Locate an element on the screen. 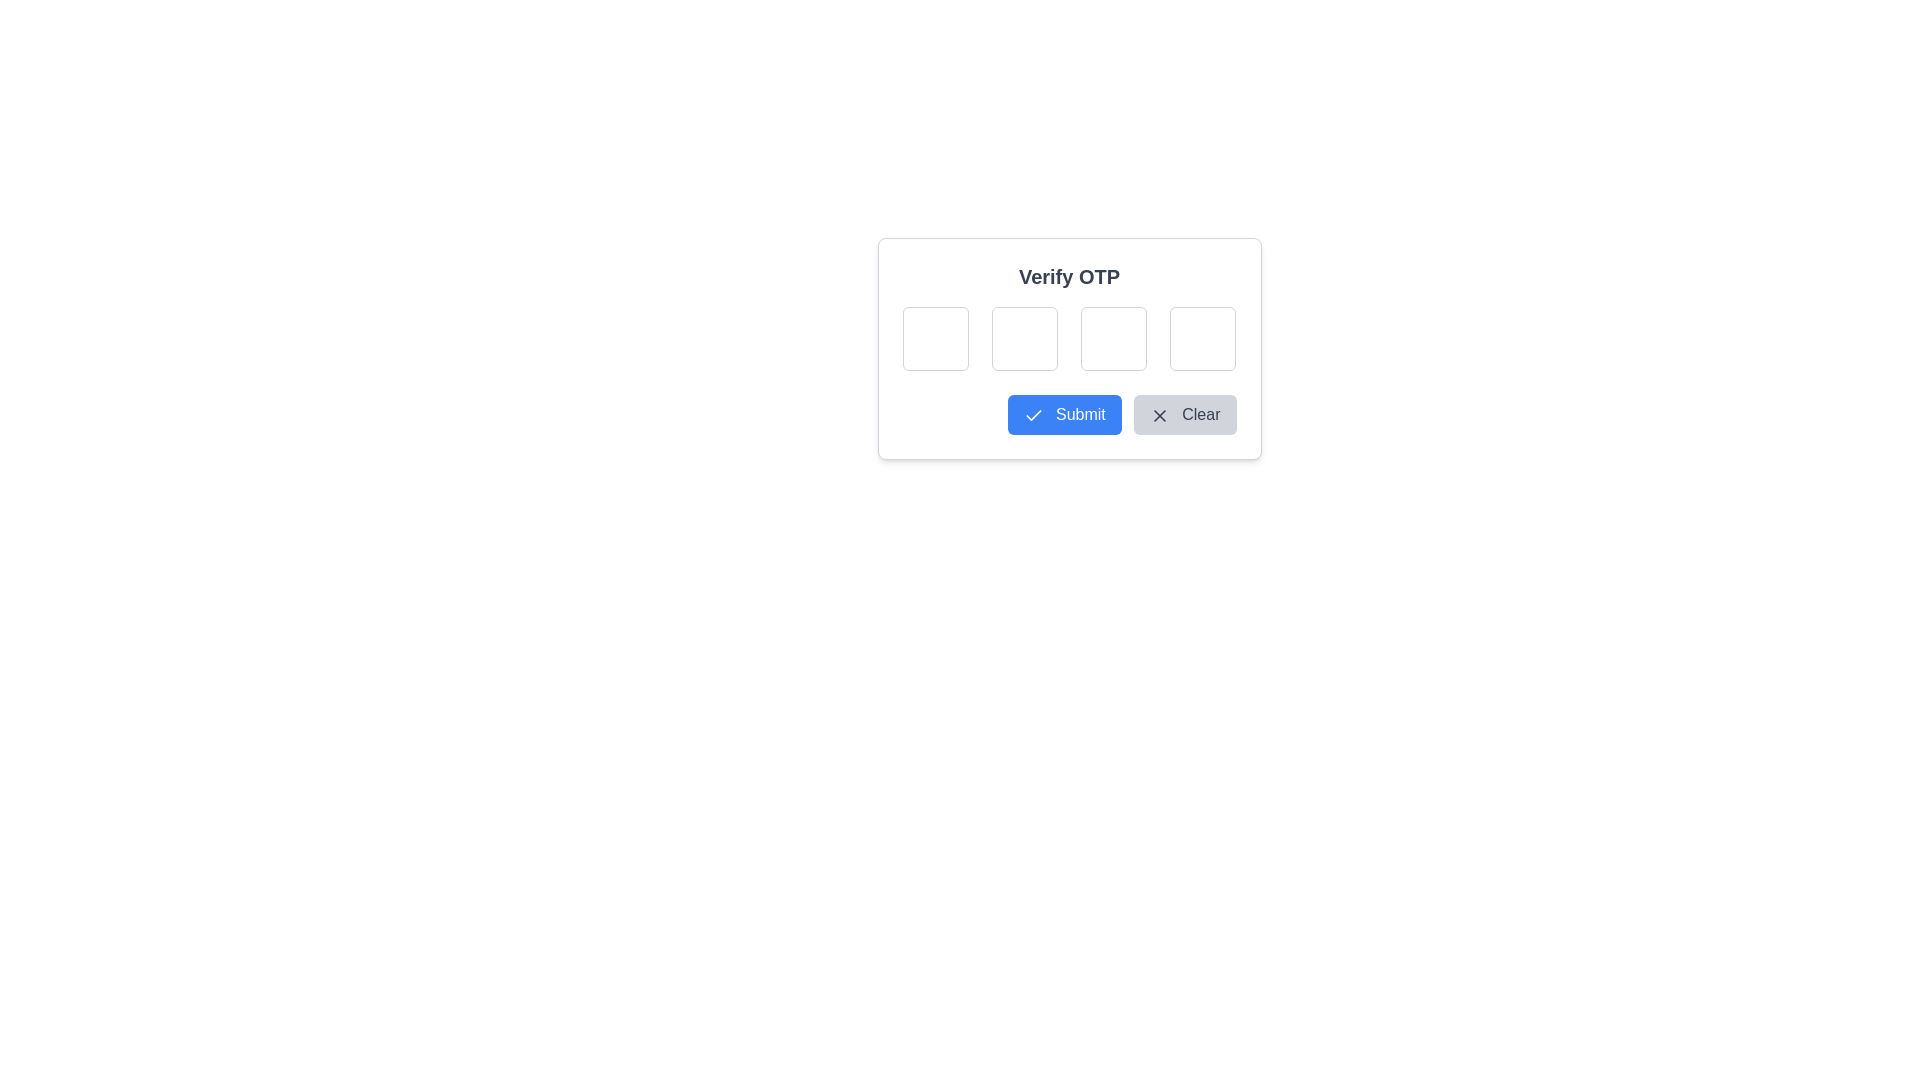 This screenshot has height=1080, width=1920. the 'X' icon located within the 'Clear' button at the bottom-right corner of the form is located at coordinates (1159, 414).